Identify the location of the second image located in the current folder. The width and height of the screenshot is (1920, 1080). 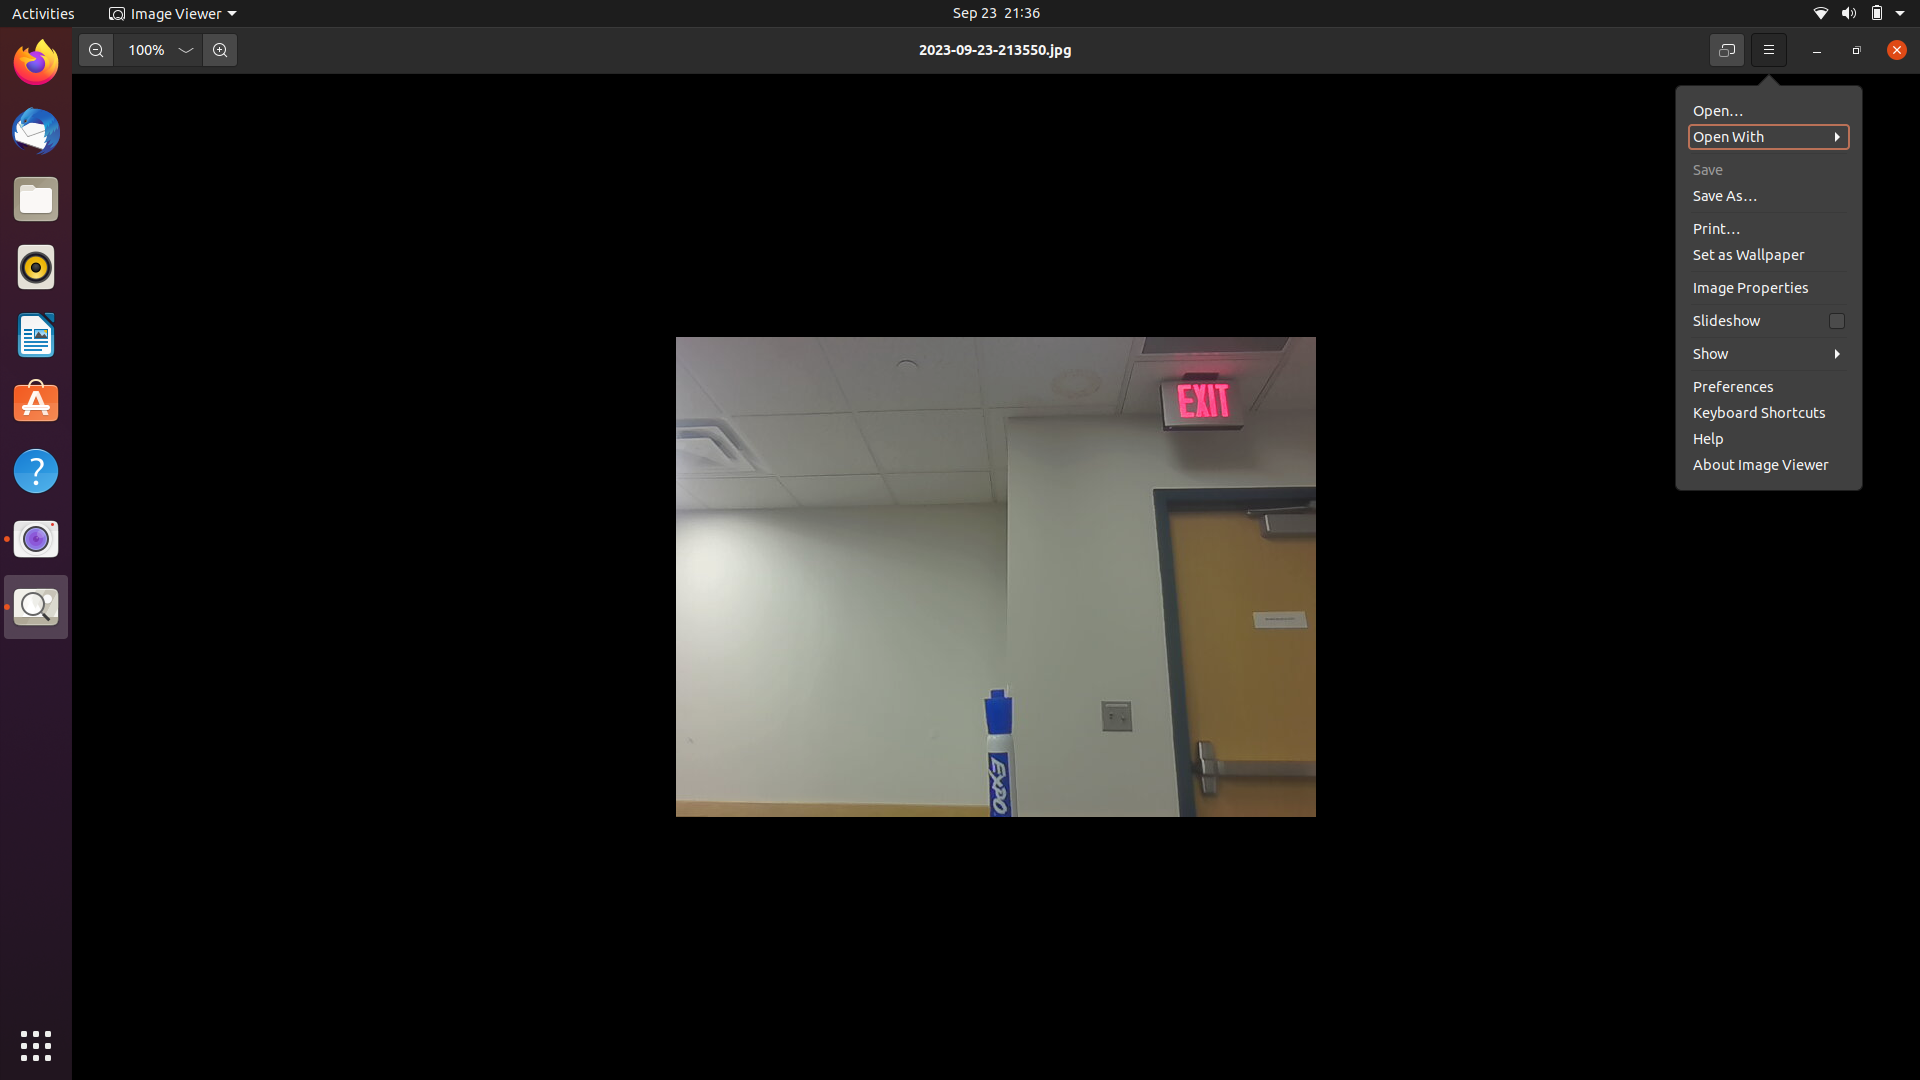
(1769, 136).